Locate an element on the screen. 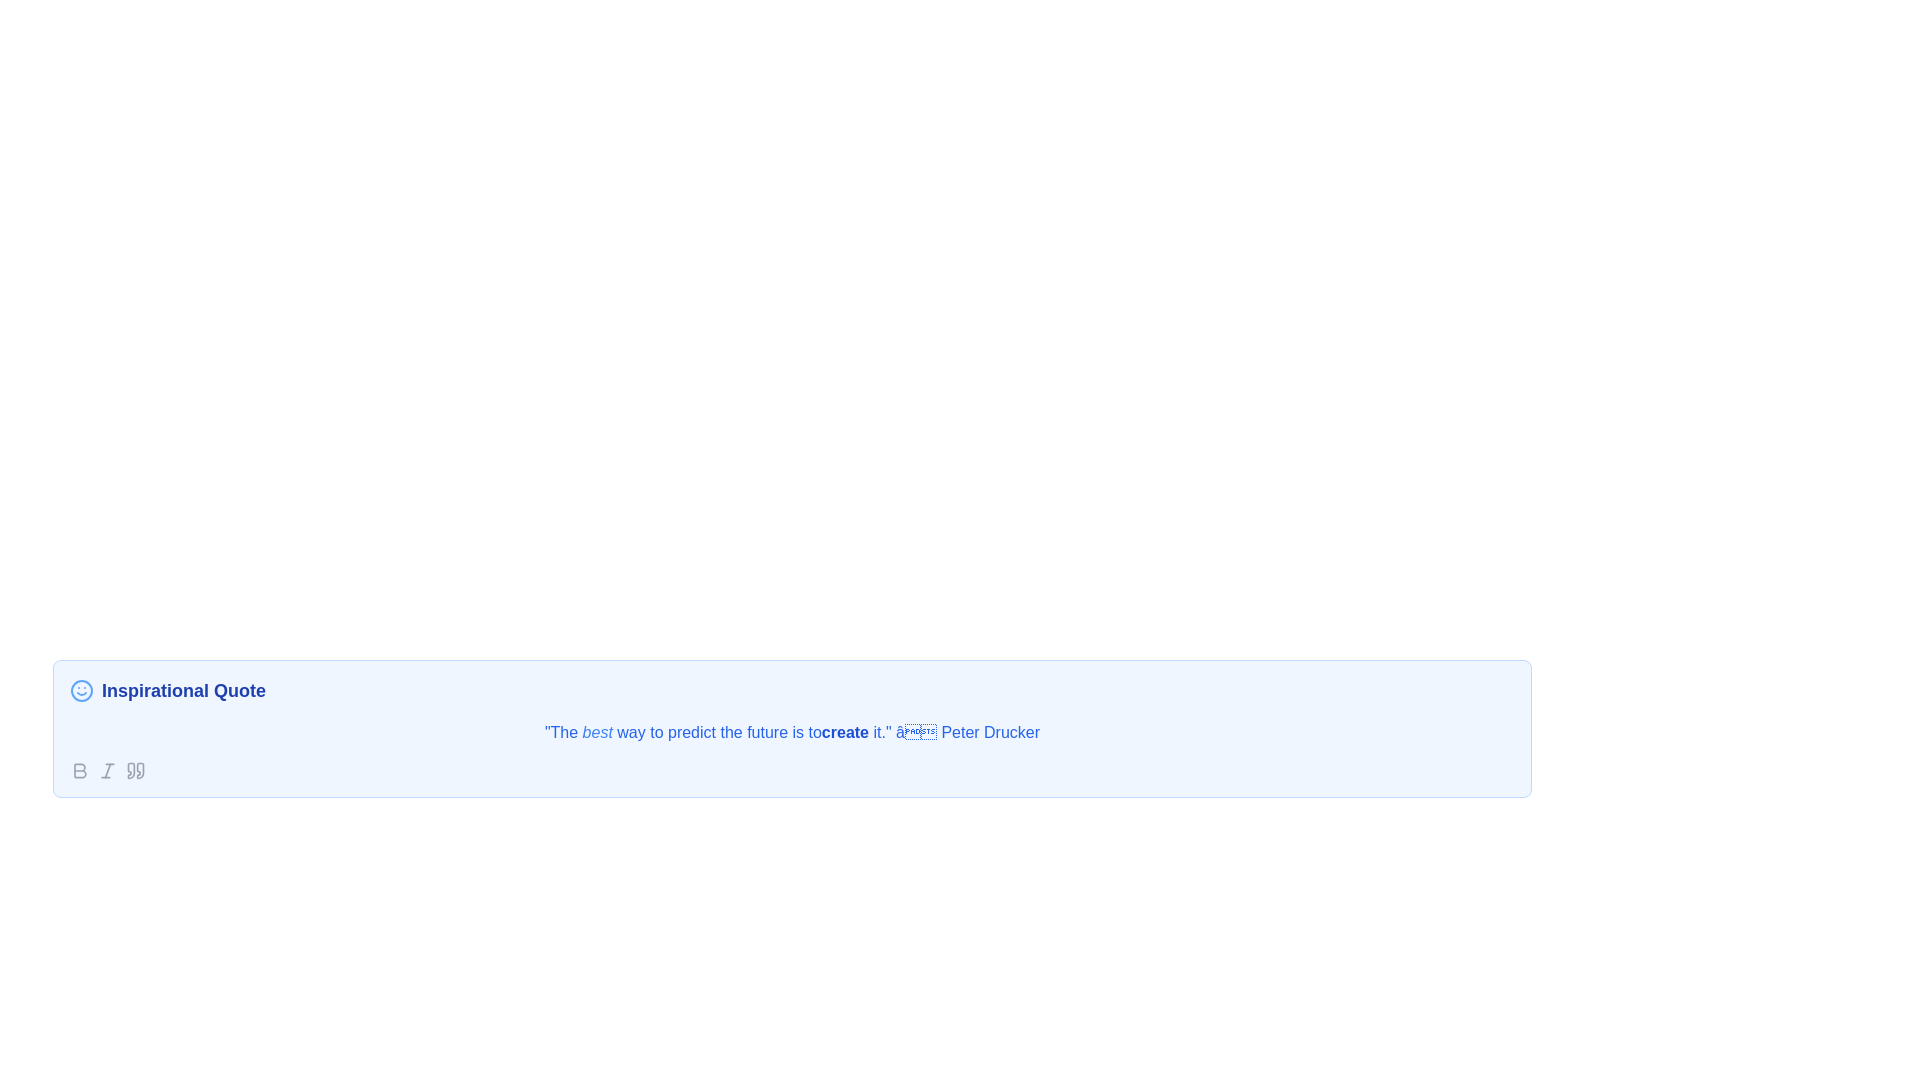 Image resolution: width=1920 pixels, height=1080 pixels. the quotation formatting icon button located to the right of the italic button is located at coordinates (134, 770).